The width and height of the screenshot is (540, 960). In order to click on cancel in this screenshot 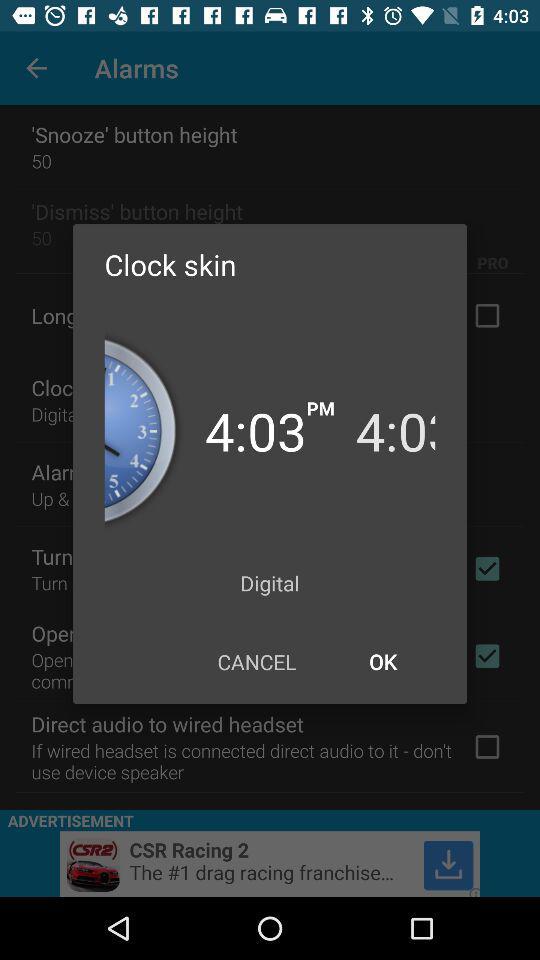, I will do `click(256, 661)`.